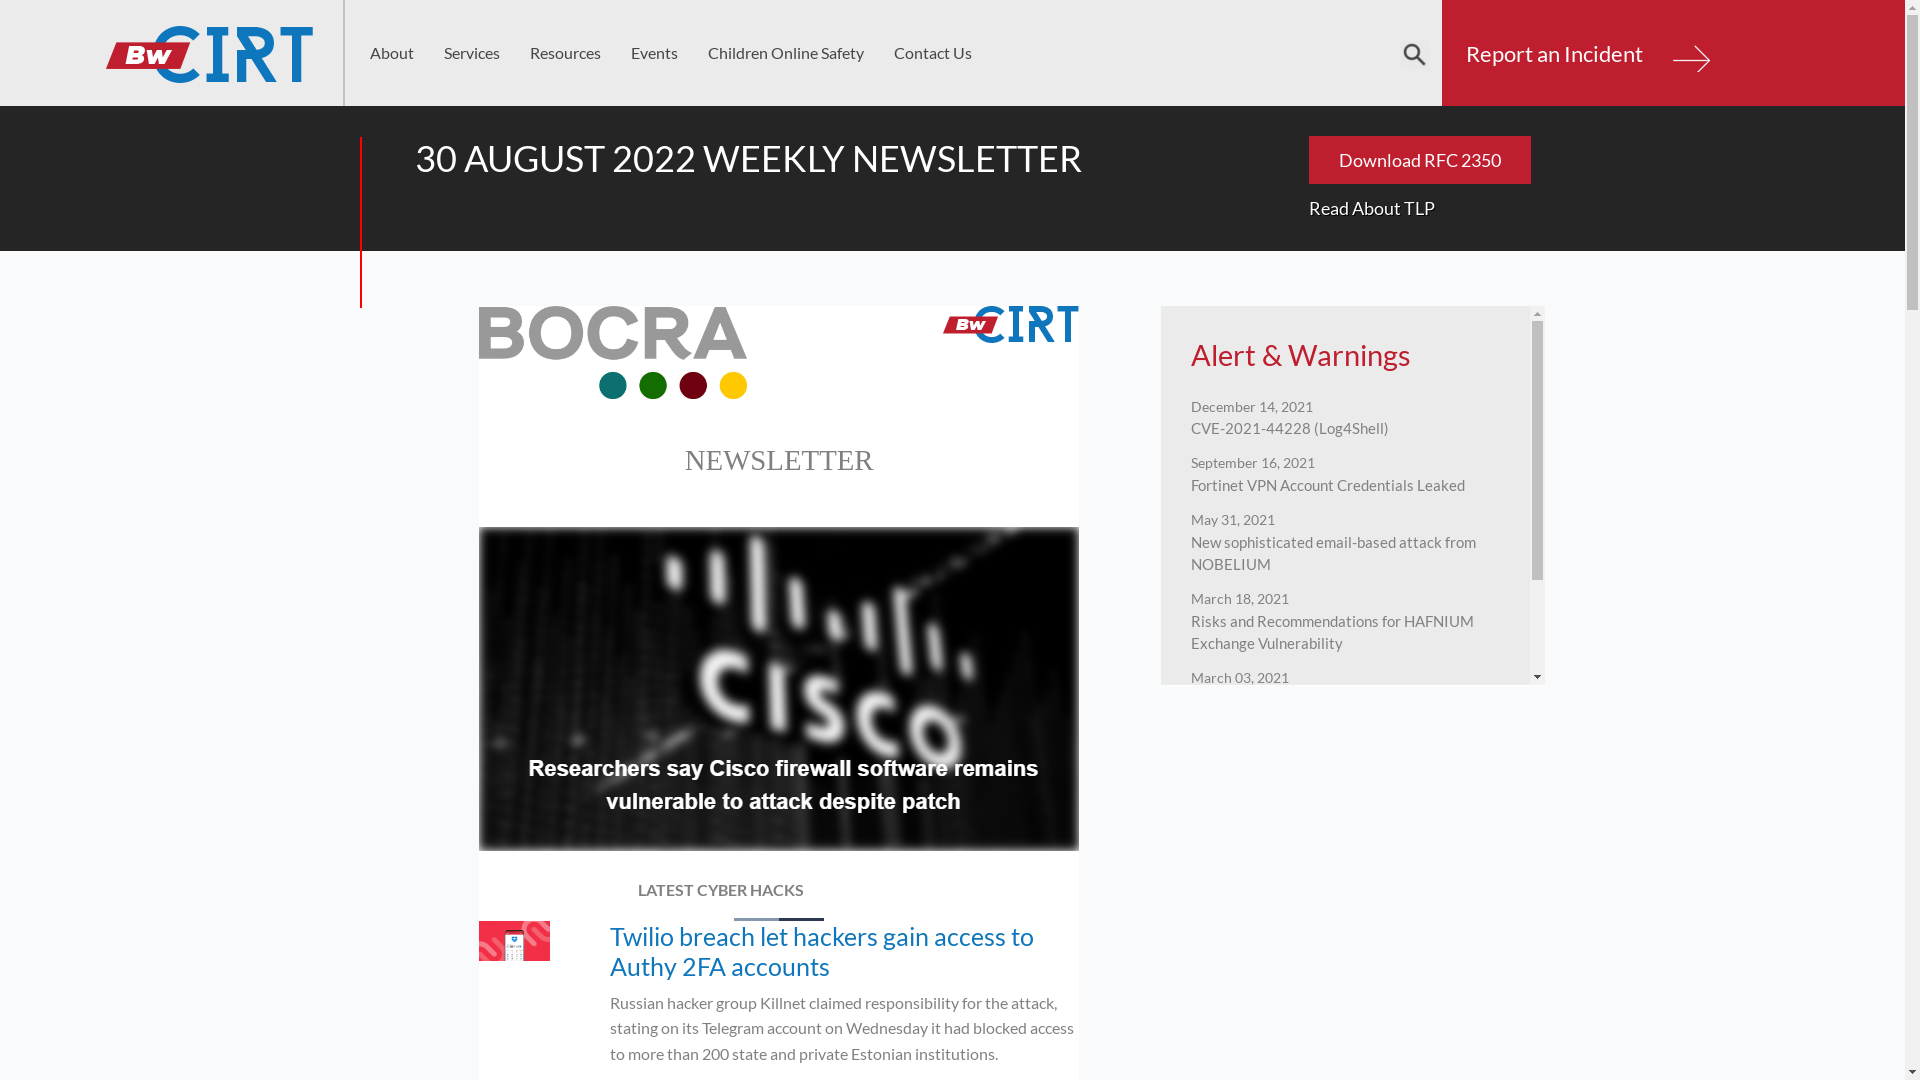 The image size is (1920, 1080). I want to click on 'CVE-2021-44228 (Log4Shell)', so click(1290, 423).